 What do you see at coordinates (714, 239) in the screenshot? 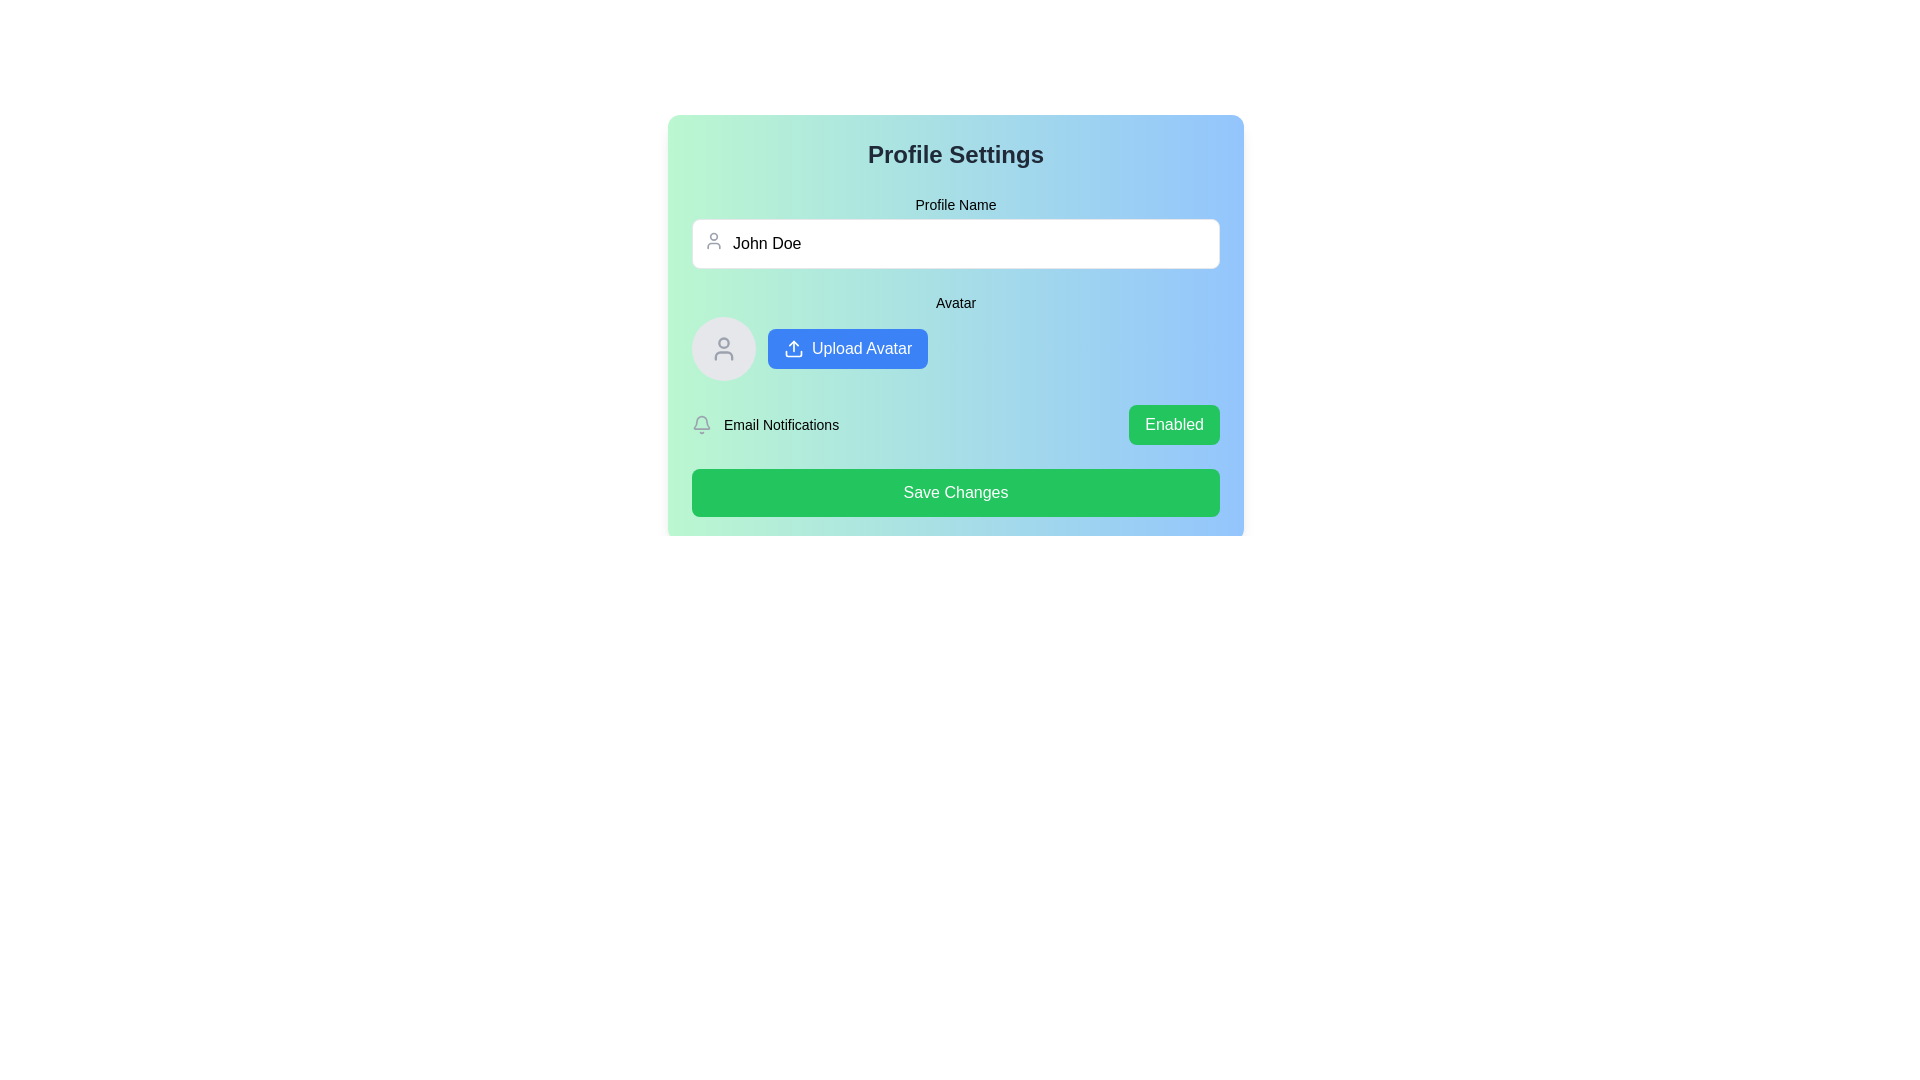
I see `the user avatar icon, which is a minimalist line drawing of a person, located to the left of the 'Profile Name' input field in the 'Profile Settings' interface` at bounding box center [714, 239].